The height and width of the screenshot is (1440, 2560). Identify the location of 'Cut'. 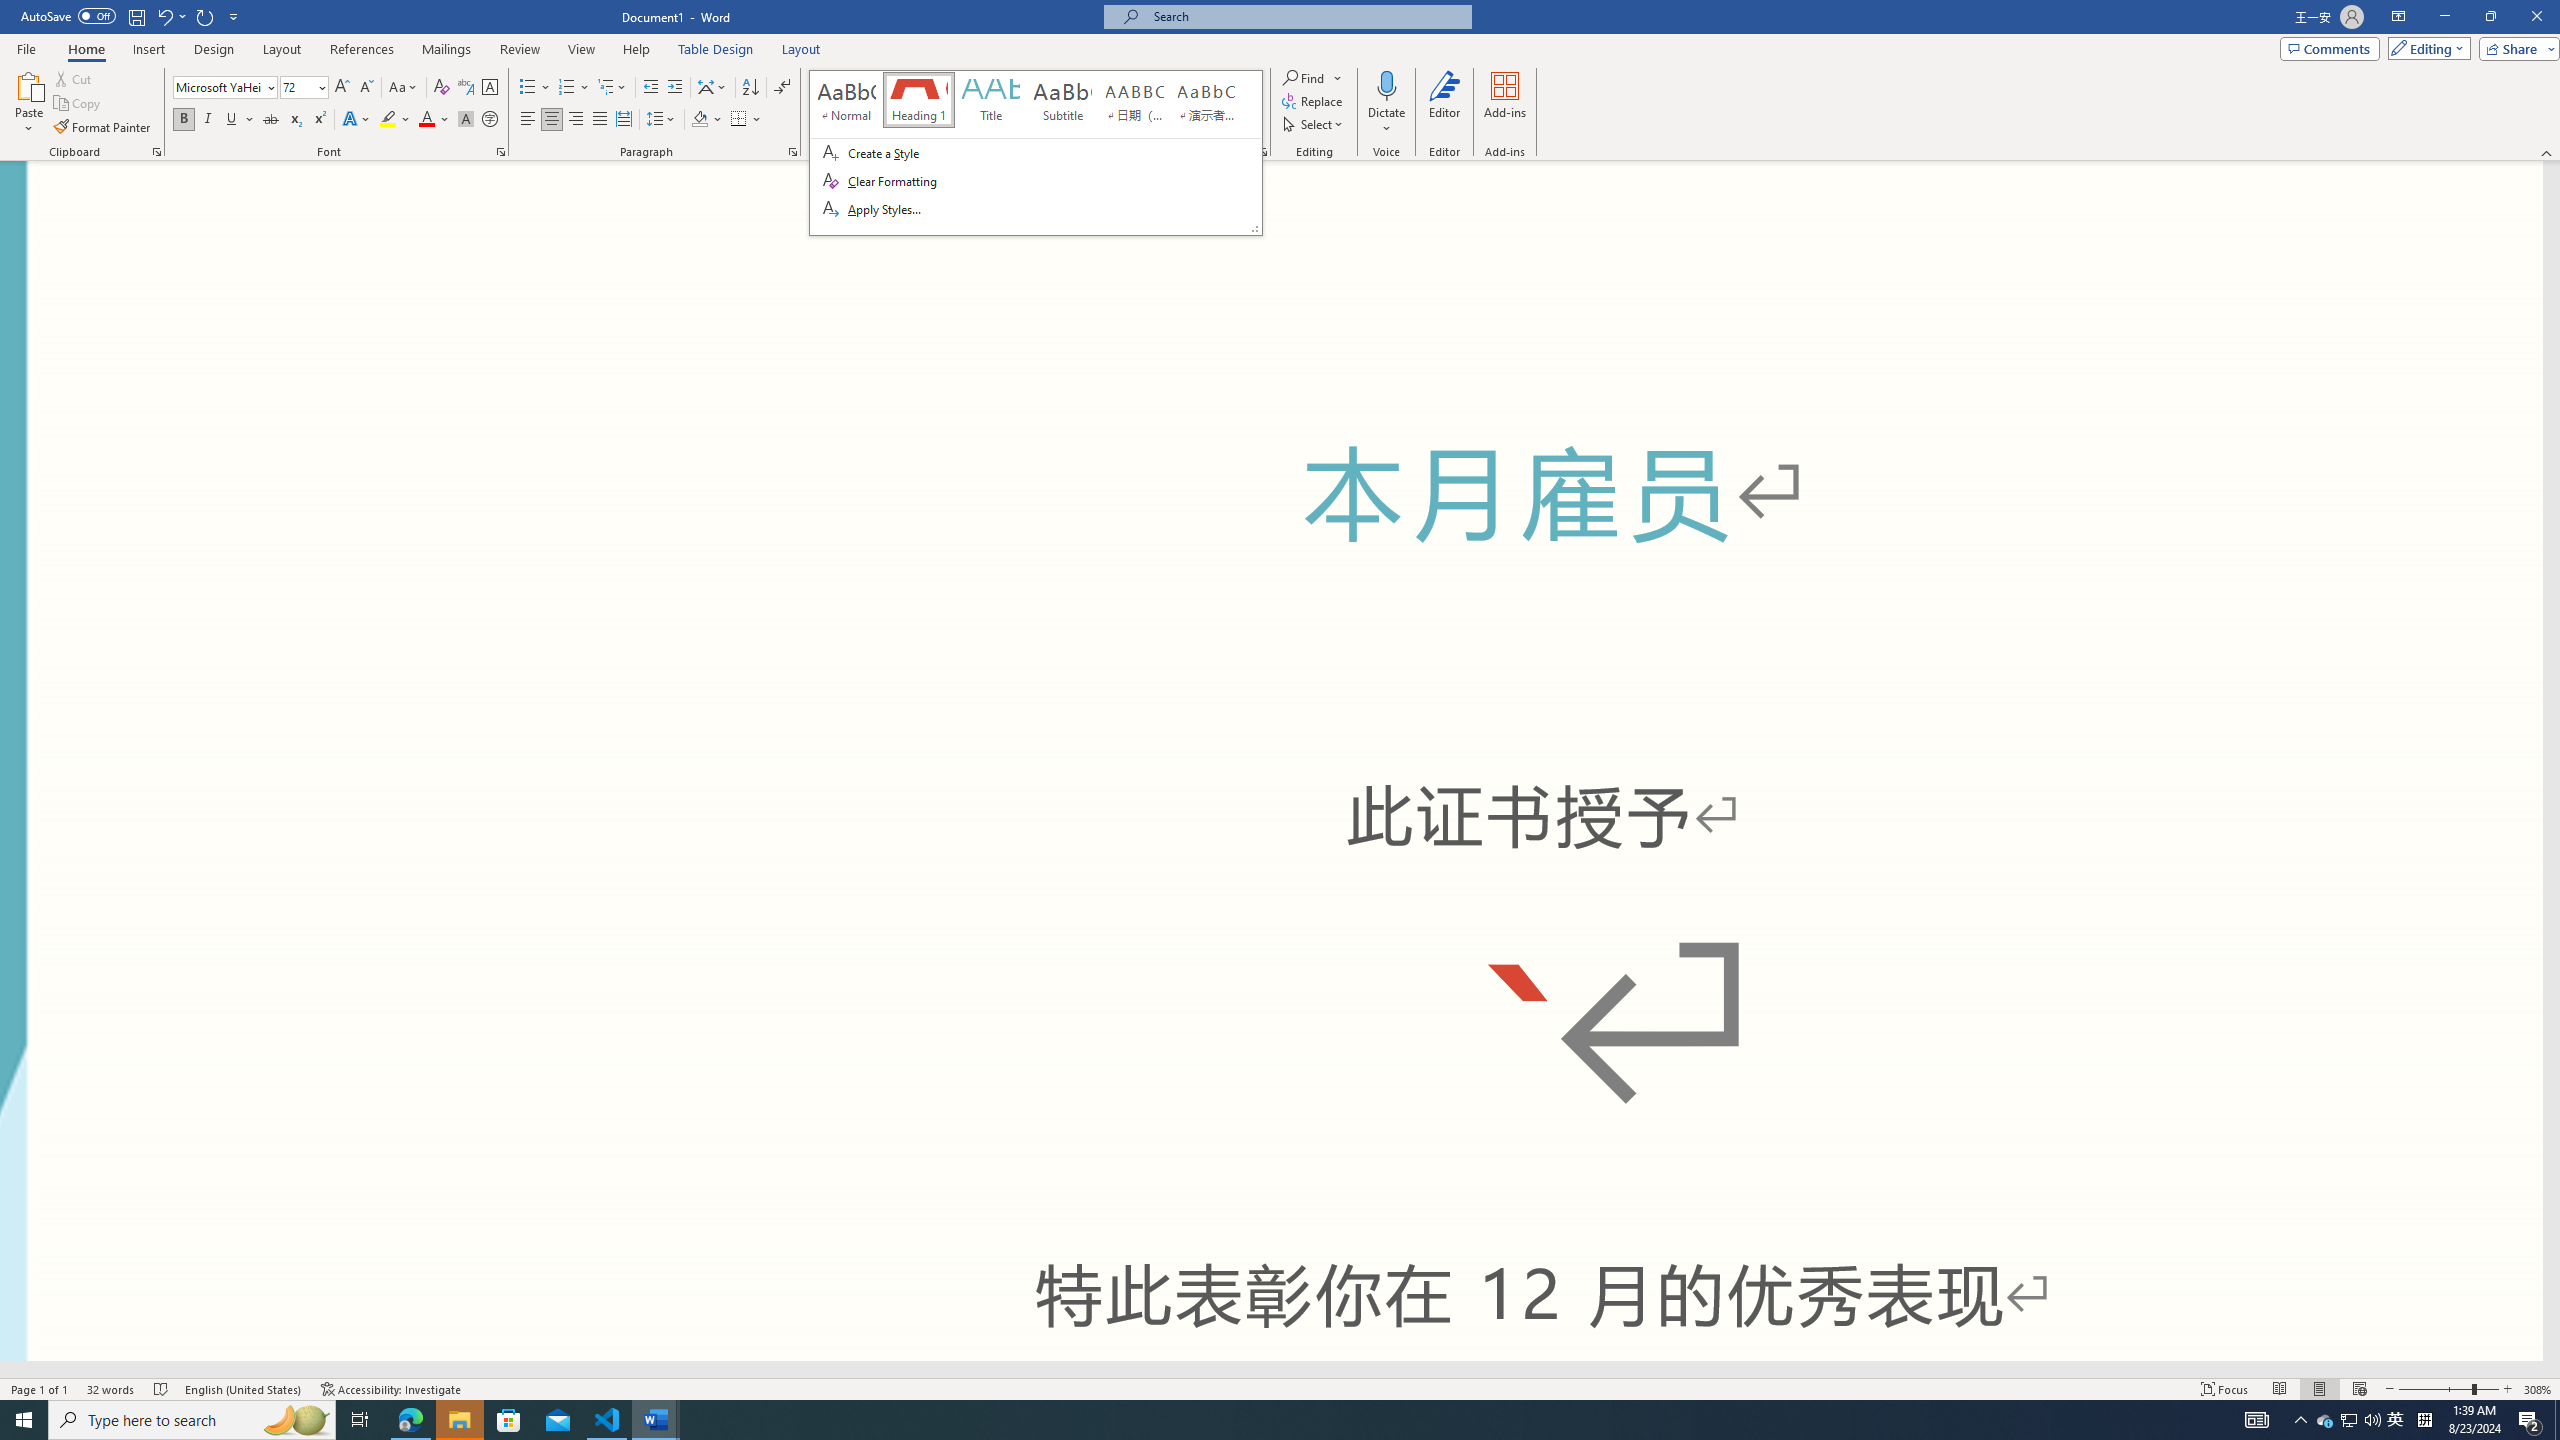
(73, 78).